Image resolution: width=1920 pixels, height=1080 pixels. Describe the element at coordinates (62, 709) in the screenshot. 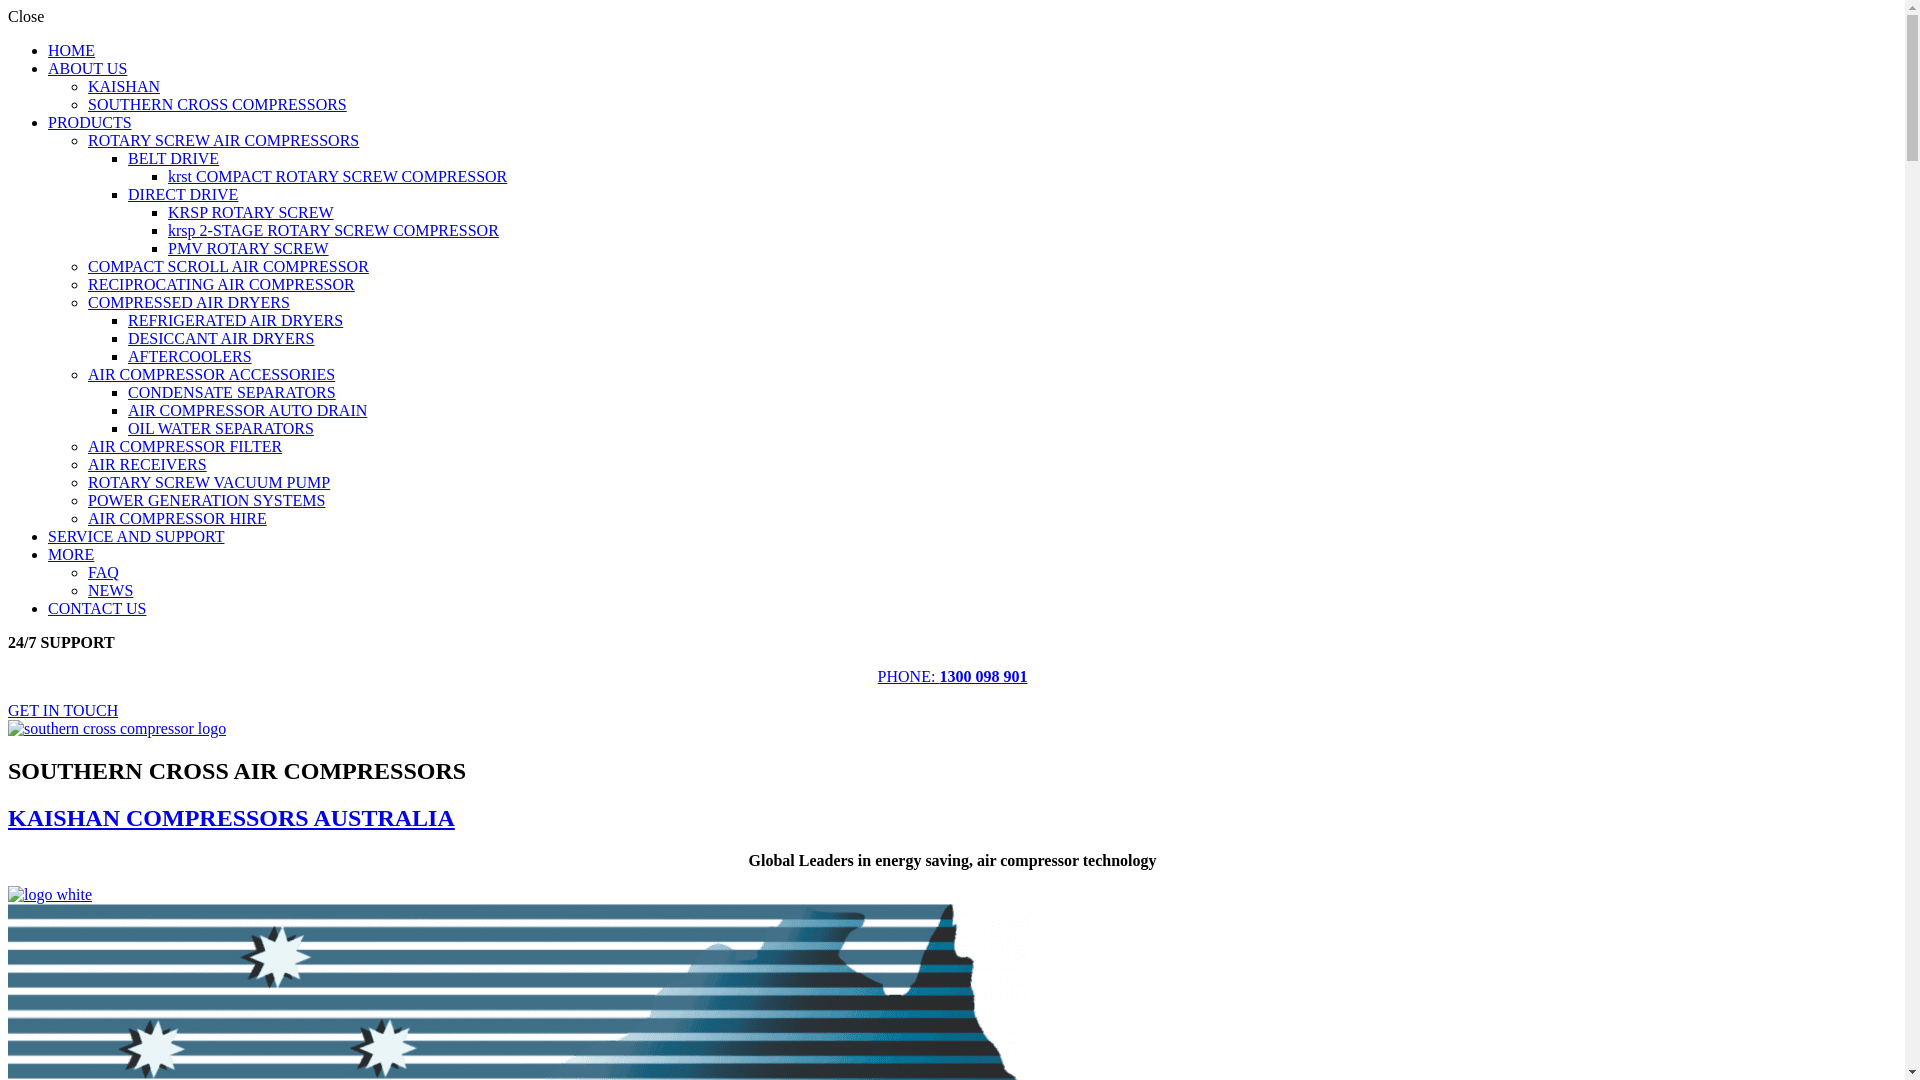

I see `'GET IN TOUCH'` at that location.